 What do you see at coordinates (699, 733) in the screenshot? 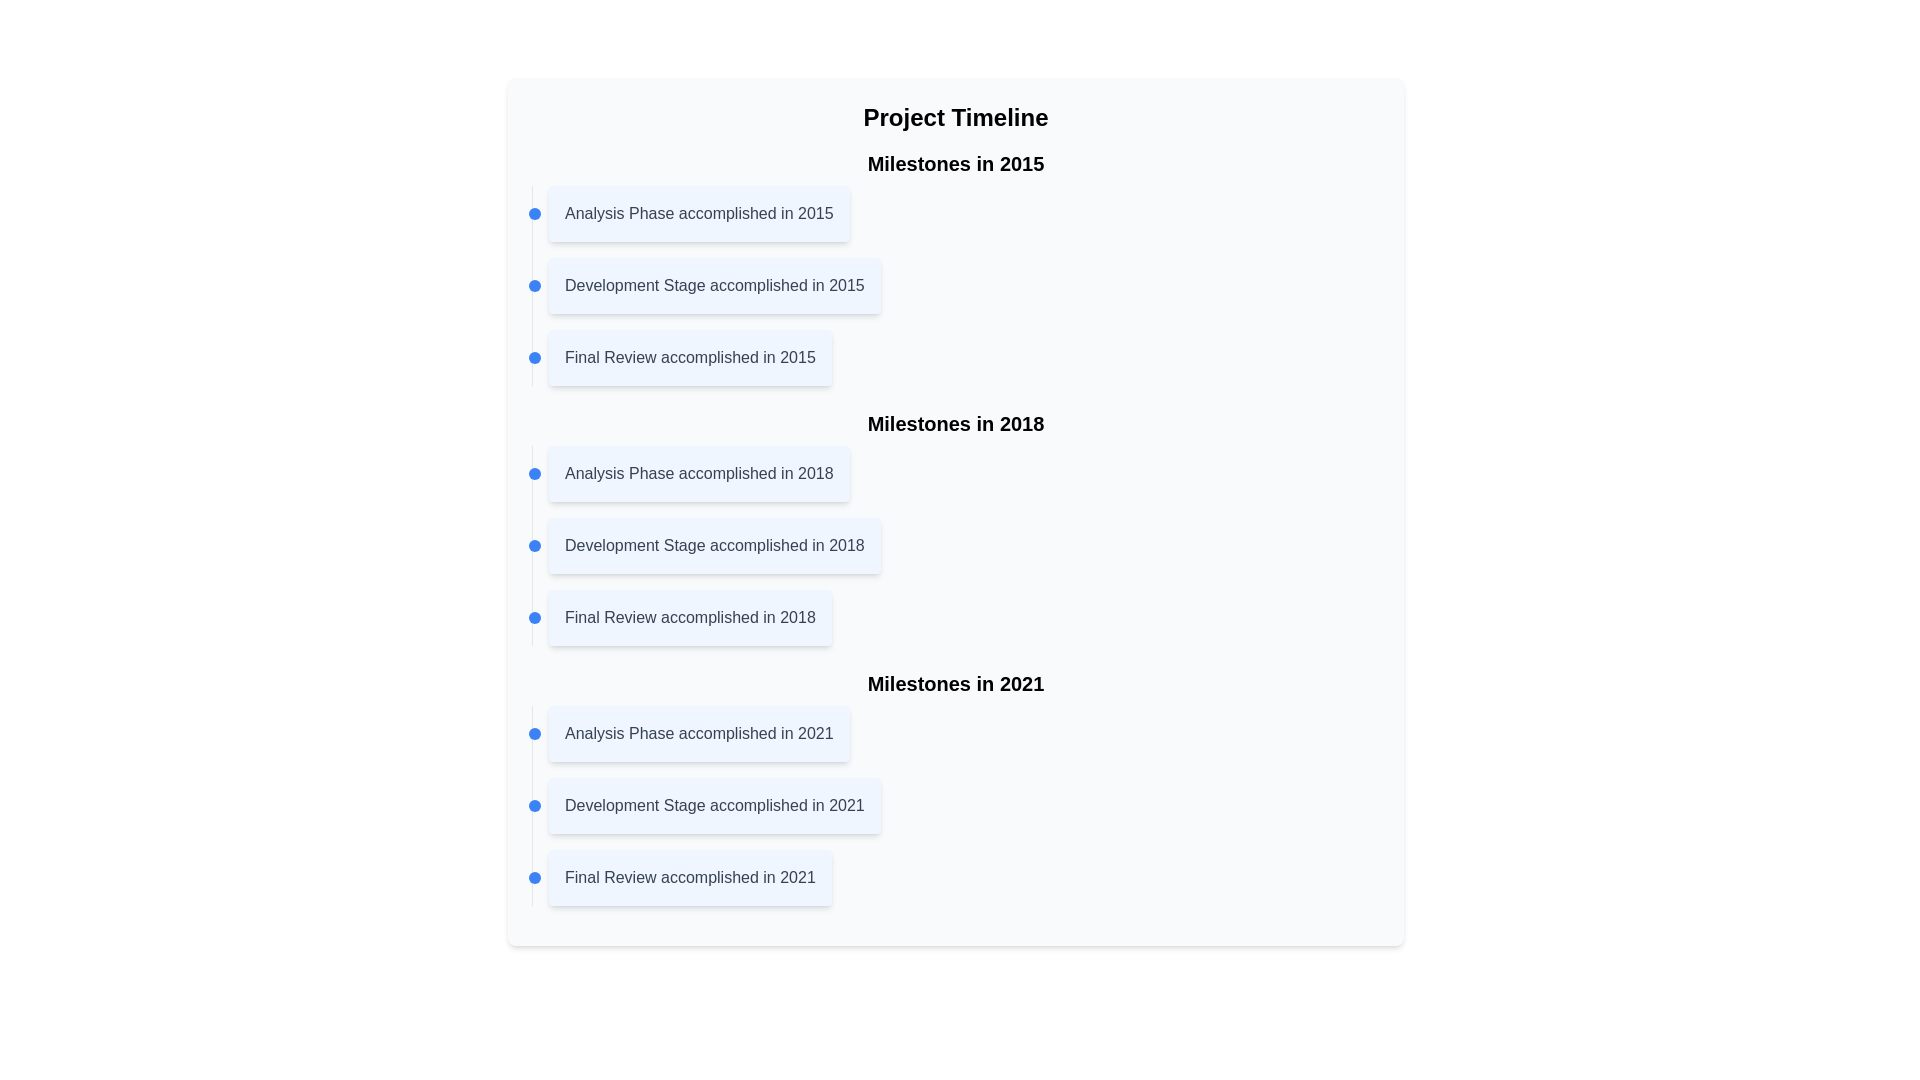
I see `the first Text Label in the 'Milestones in 2021' section of the timeline, which informs users about the completion of the analysis phase in 2021` at bounding box center [699, 733].